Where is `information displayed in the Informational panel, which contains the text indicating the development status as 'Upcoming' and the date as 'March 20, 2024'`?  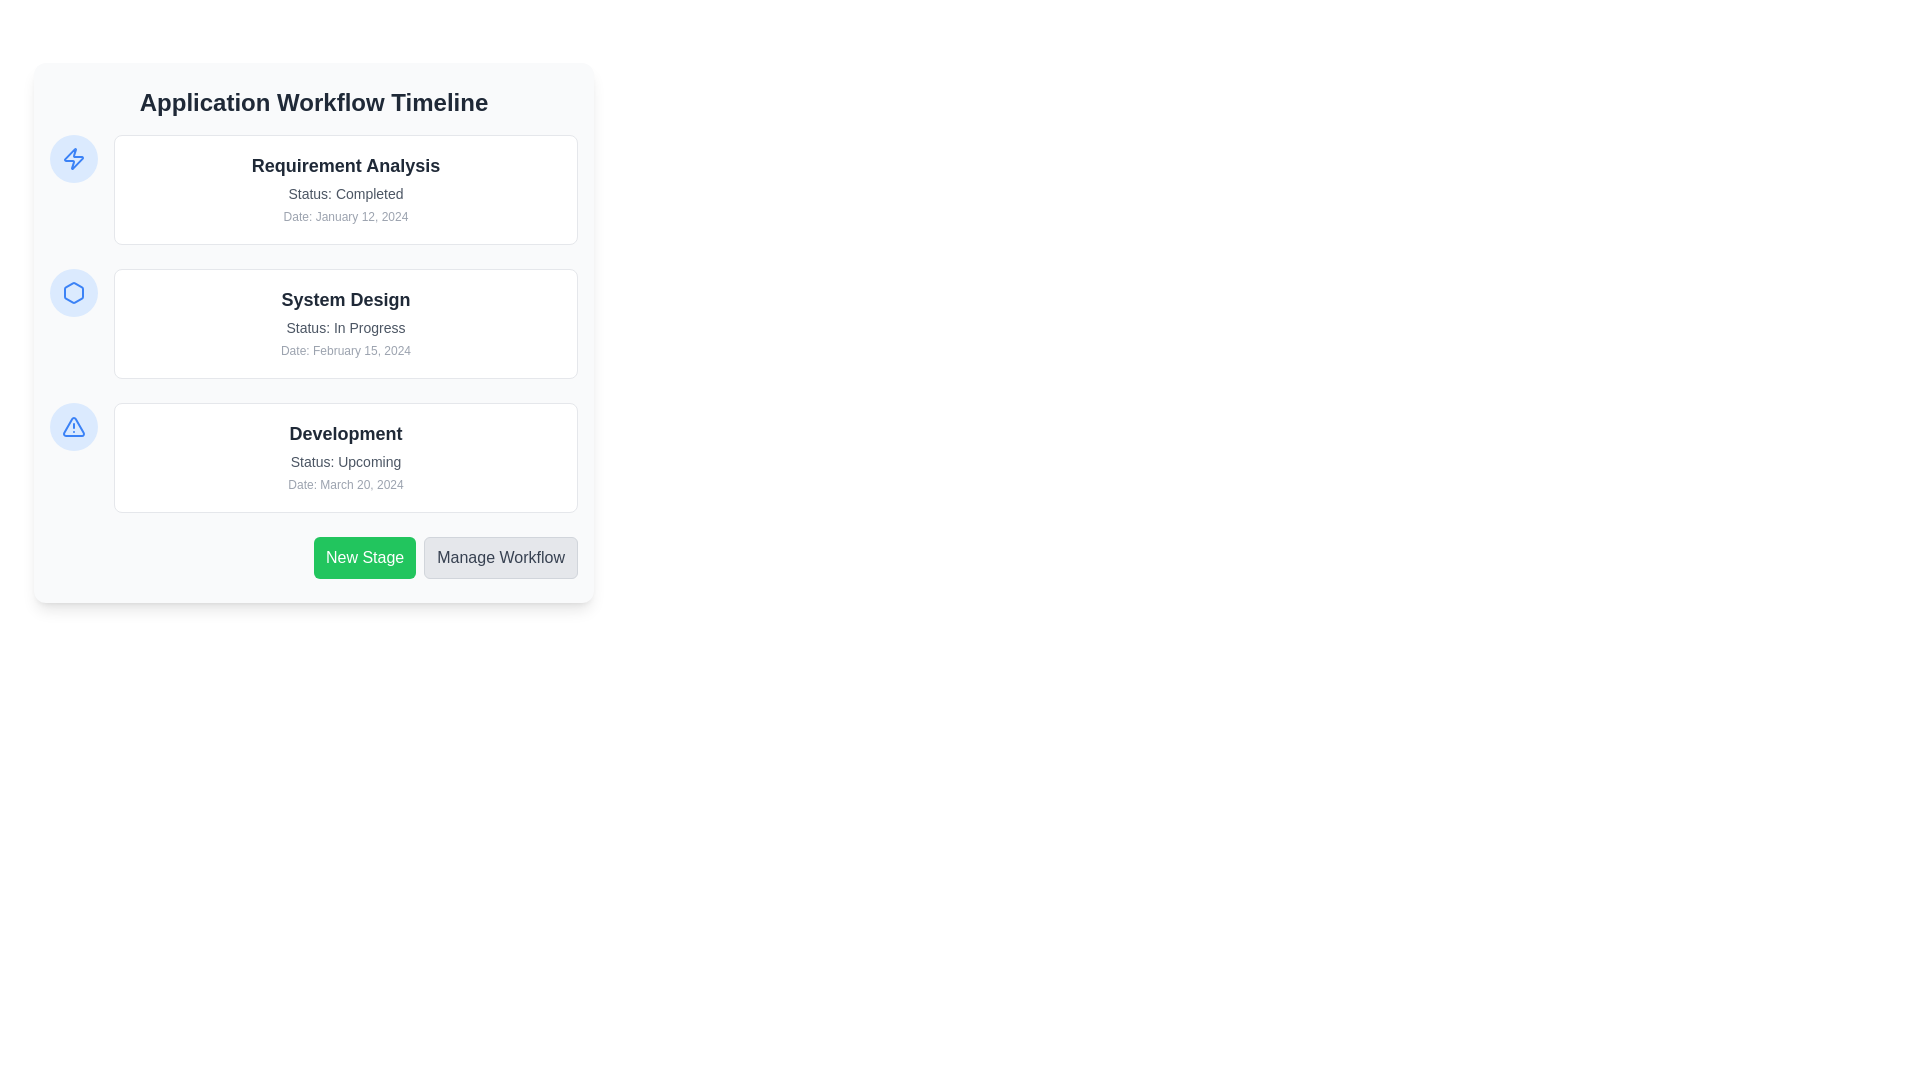 information displayed in the Informational panel, which contains the text indicating the development status as 'Upcoming' and the date as 'March 20, 2024' is located at coordinates (312, 458).